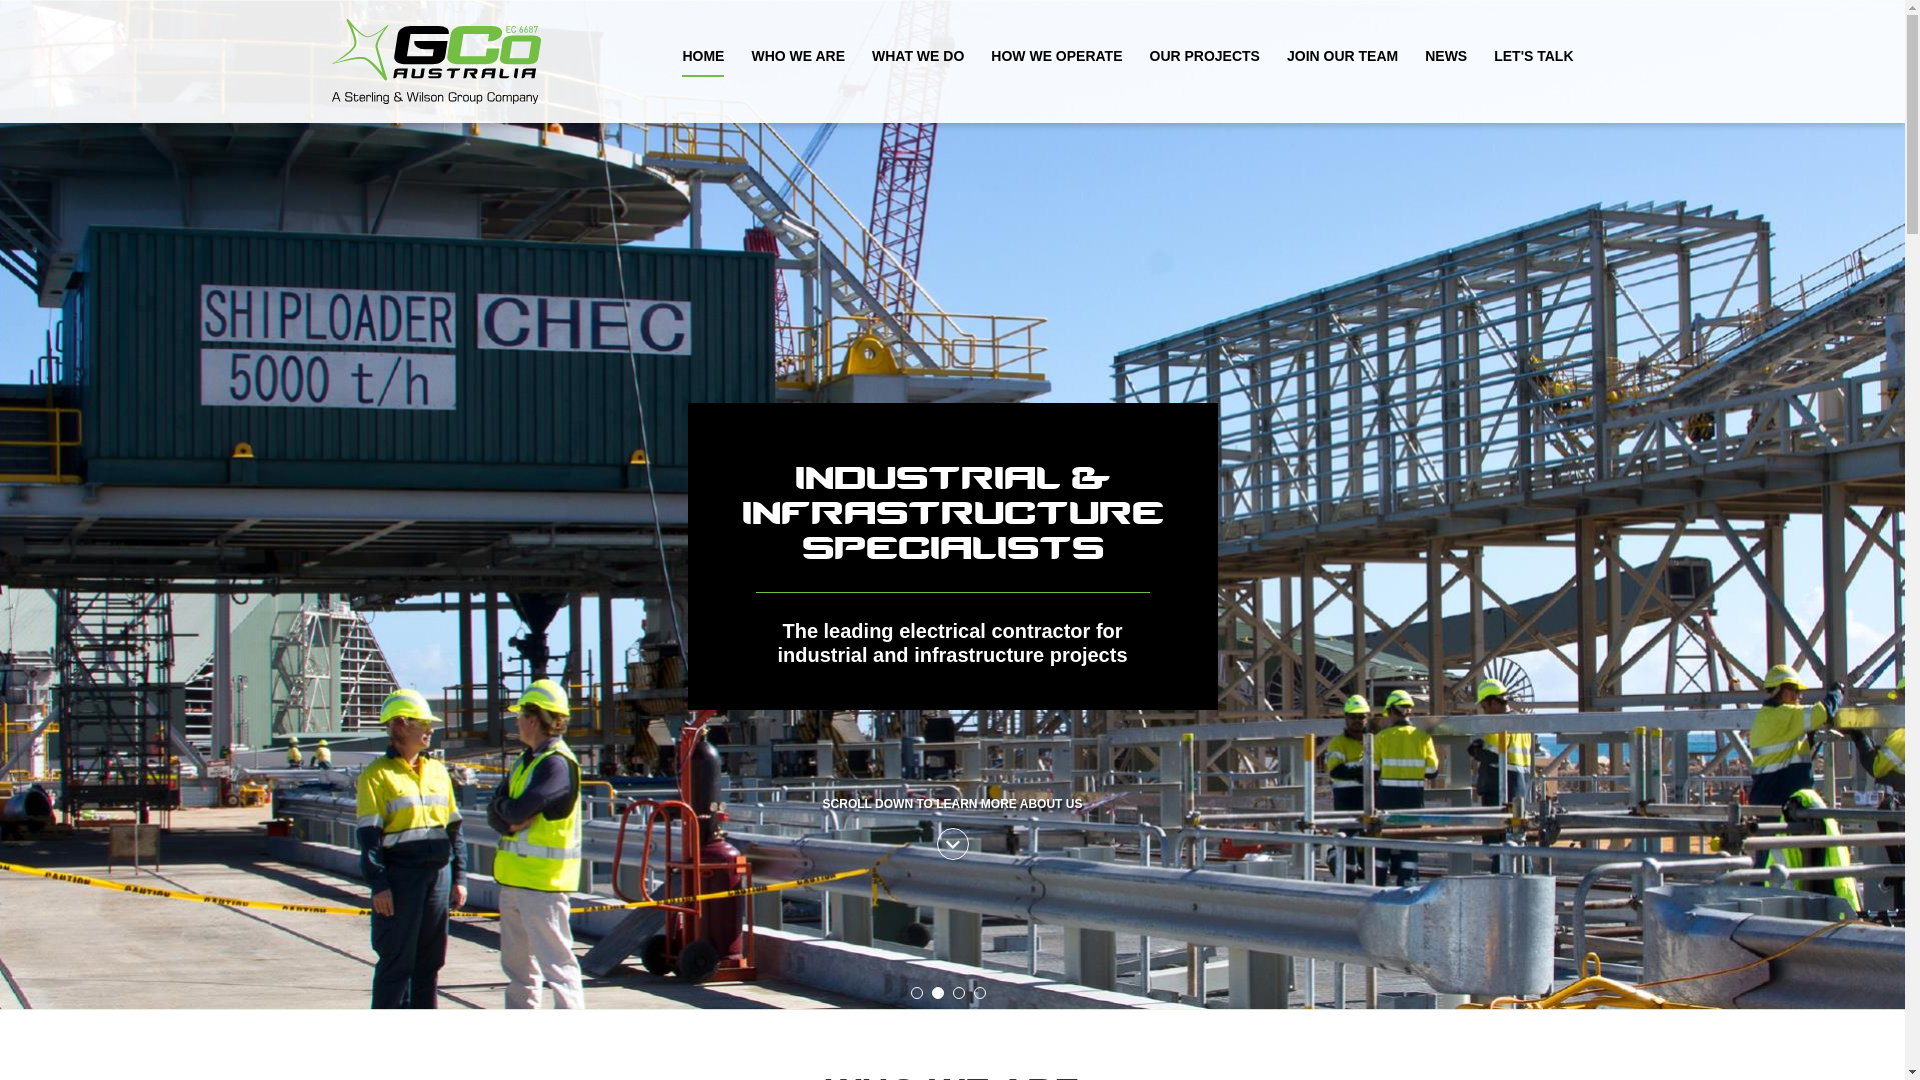 This screenshot has width=1920, height=1080. Describe the element at coordinates (796, 56) in the screenshot. I see `'WHO WE ARE'` at that location.